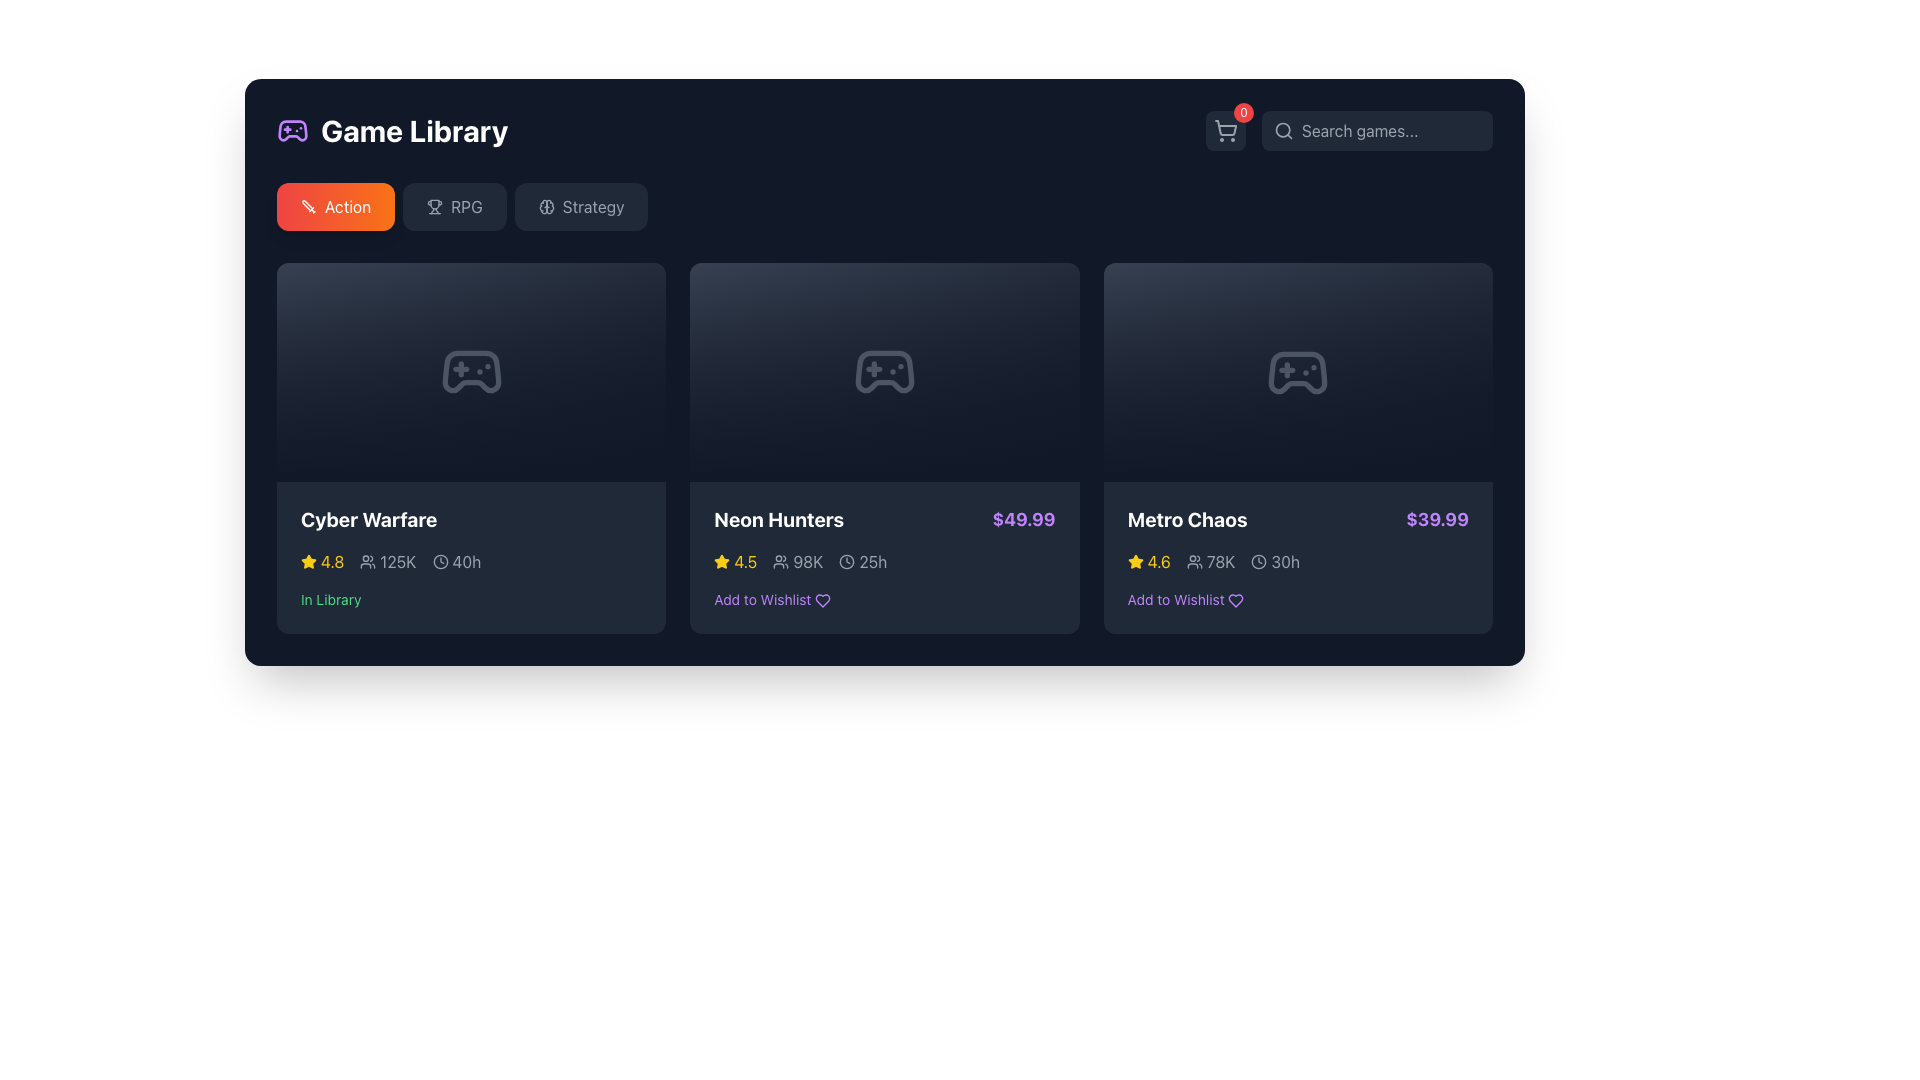 The height and width of the screenshot is (1080, 1920). I want to click on the trophy icon located within the 'RPG' button on the top bar of the application, positioned towards the left side of the button, so click(434, 207).